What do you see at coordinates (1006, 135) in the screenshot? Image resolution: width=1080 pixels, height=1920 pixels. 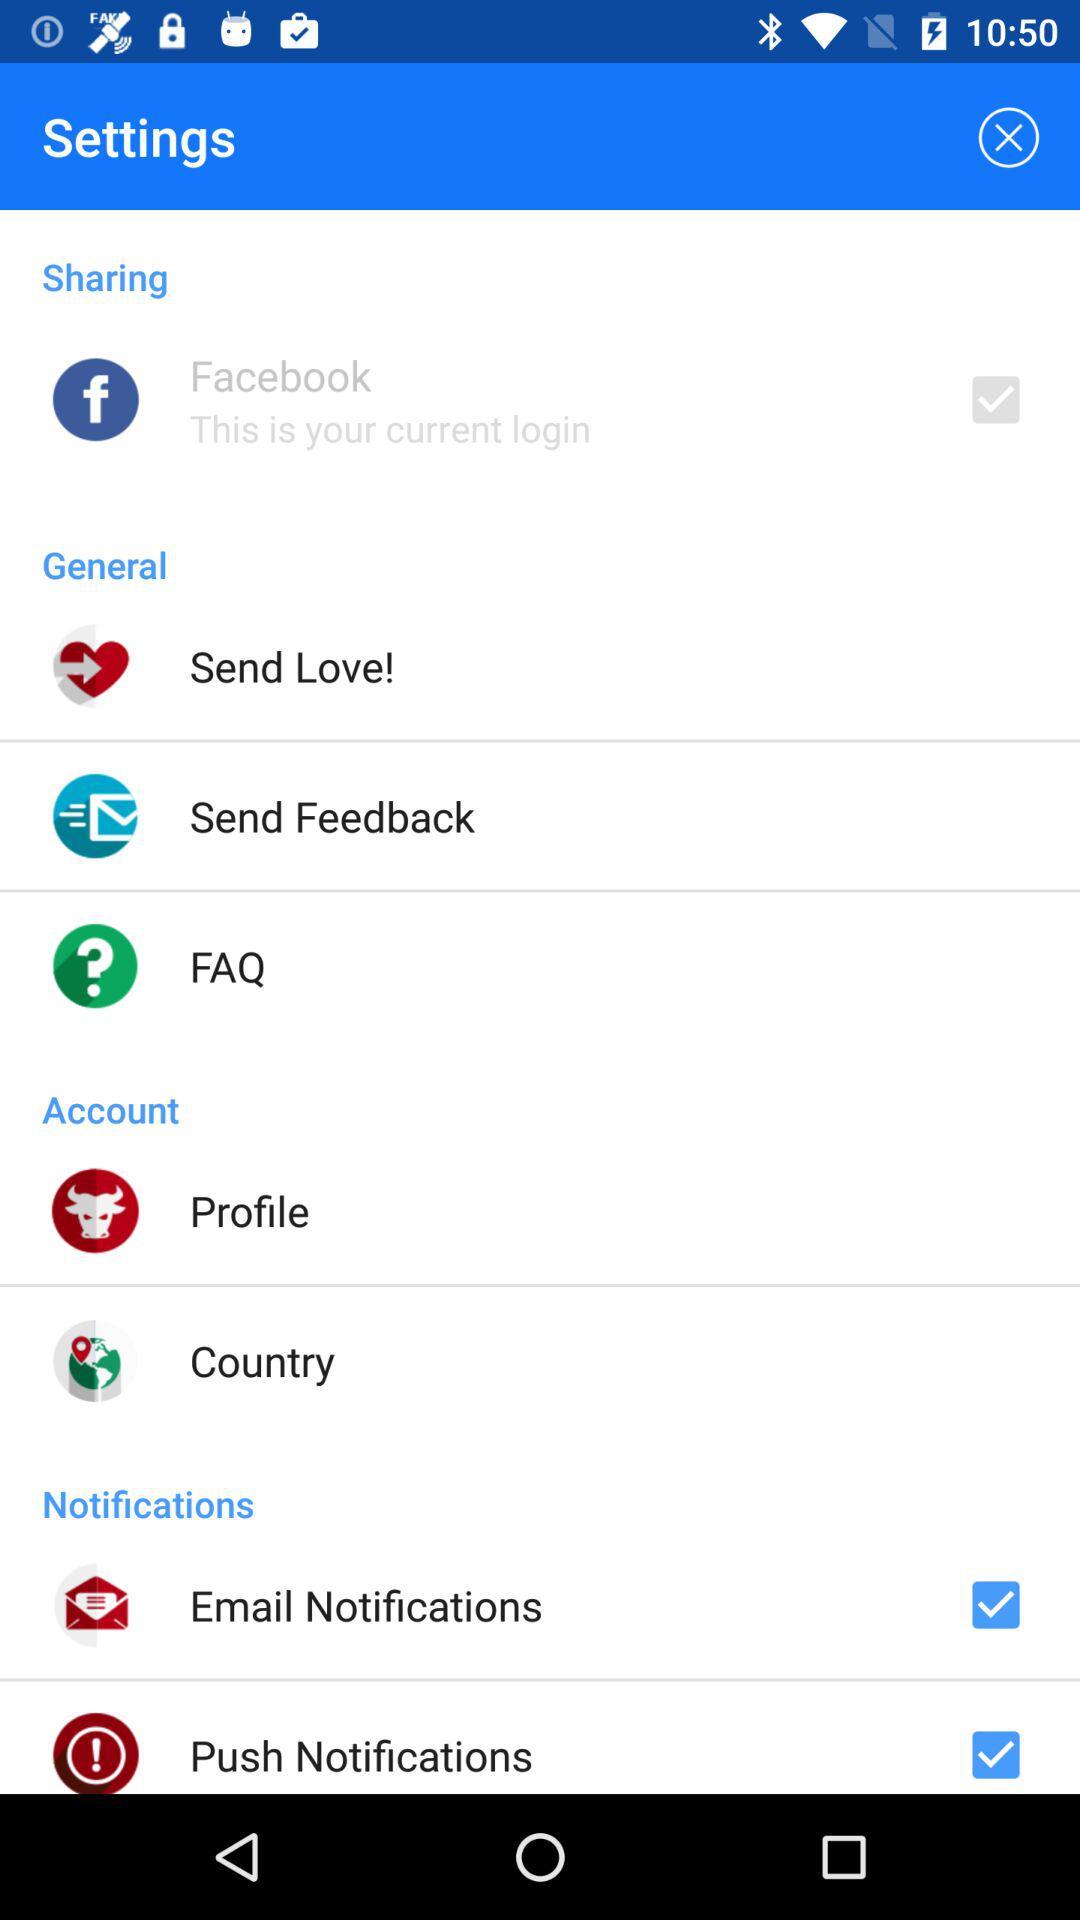 I see `the item to the right of settings icon` at bounding box center [1006, 135].